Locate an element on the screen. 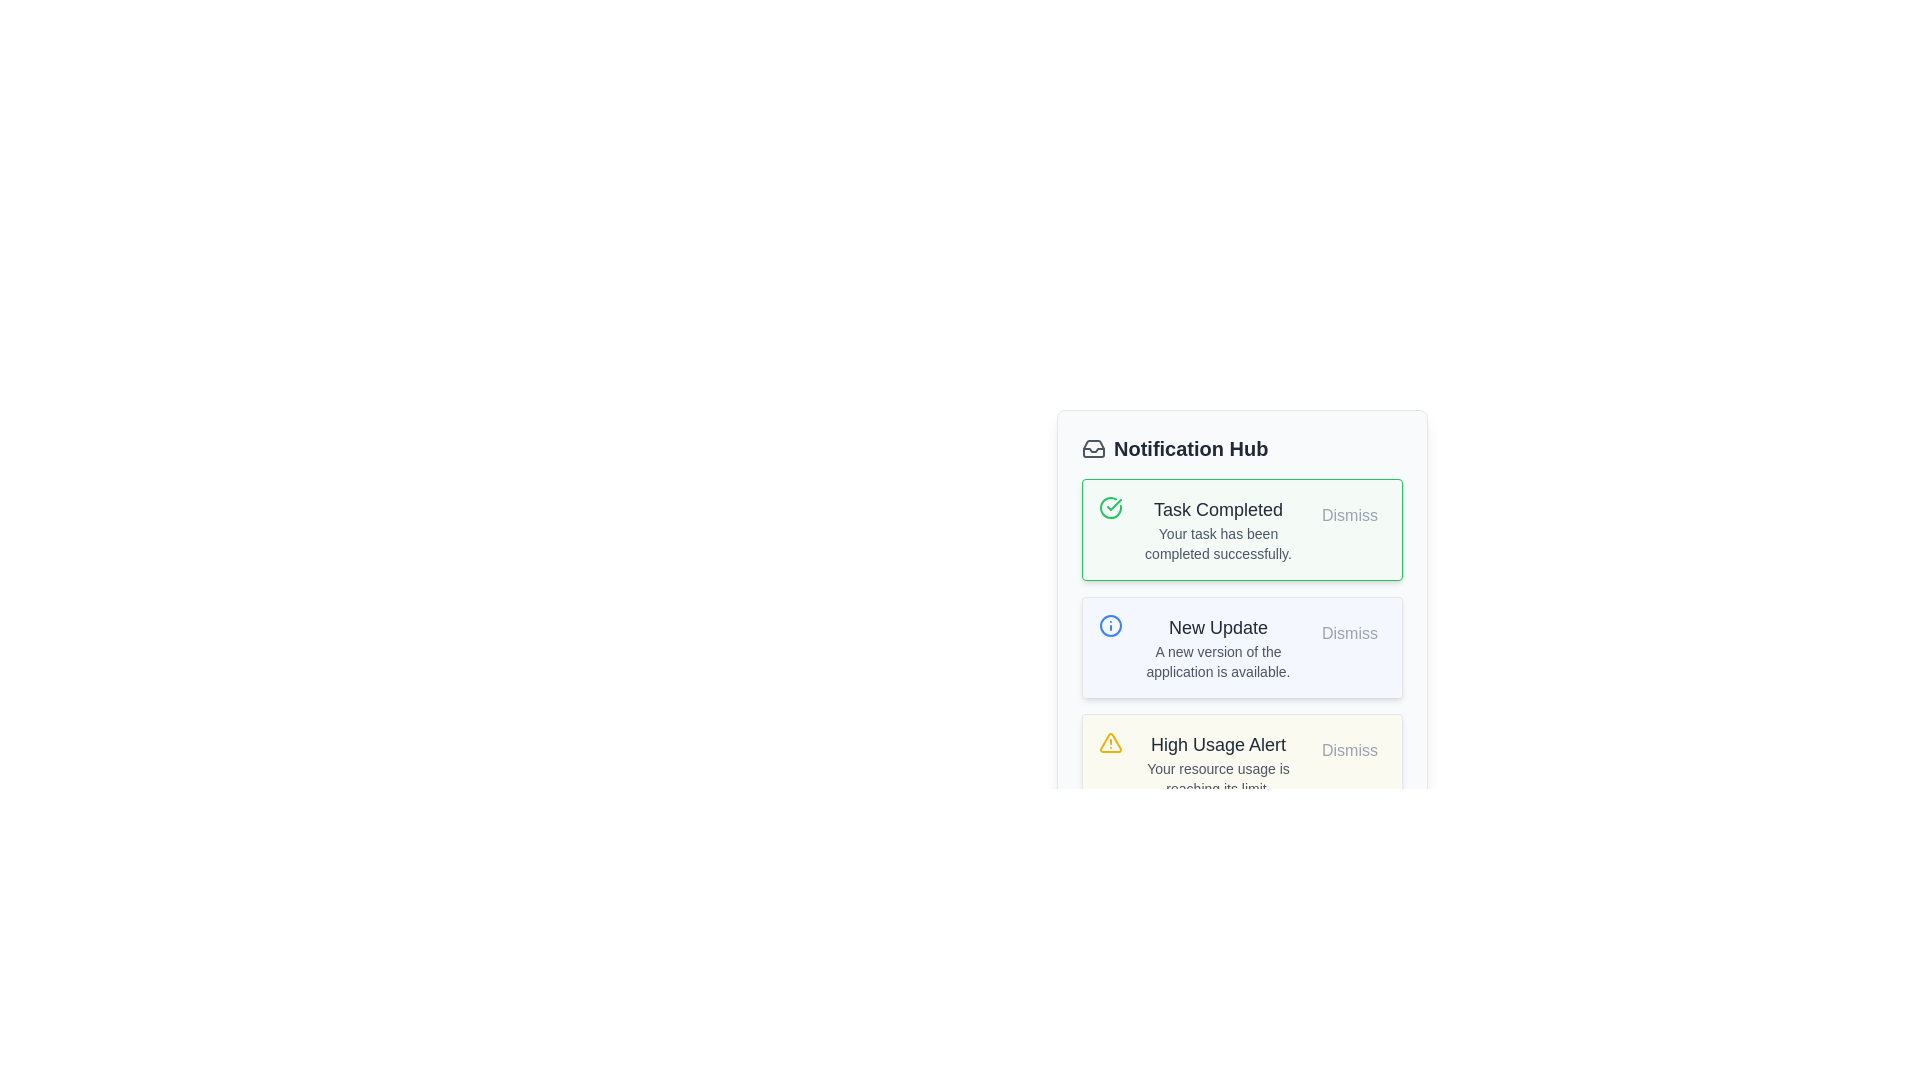  the inbox icon located in the header area of the 'Notification Hub' section, immediately to the left of the section title text labeled 'Notification Hub' is located at coordinates (1093, 447).